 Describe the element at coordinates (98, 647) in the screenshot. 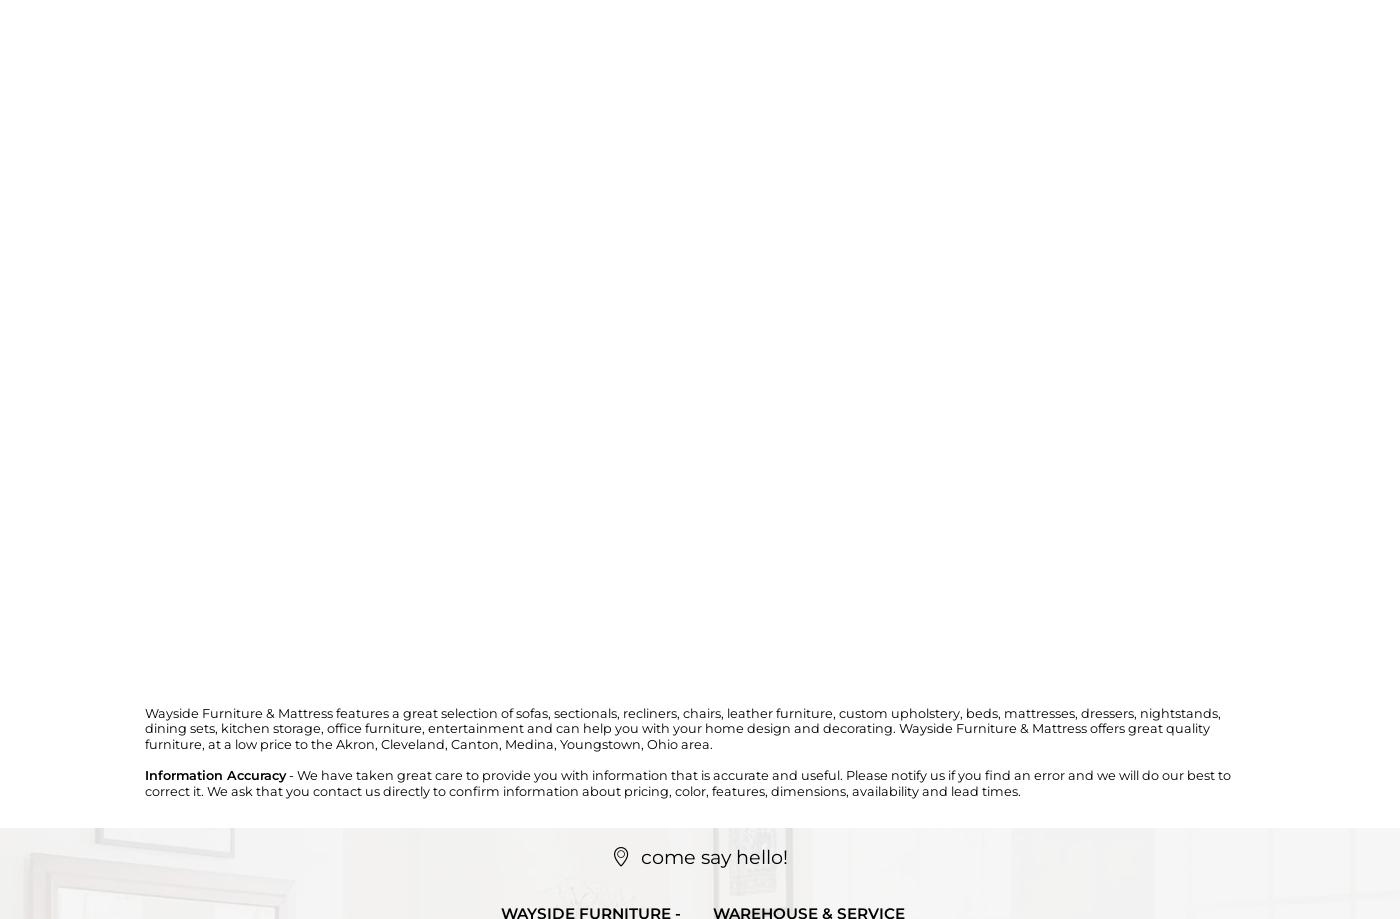

I see `'Reference #:'` at that location.